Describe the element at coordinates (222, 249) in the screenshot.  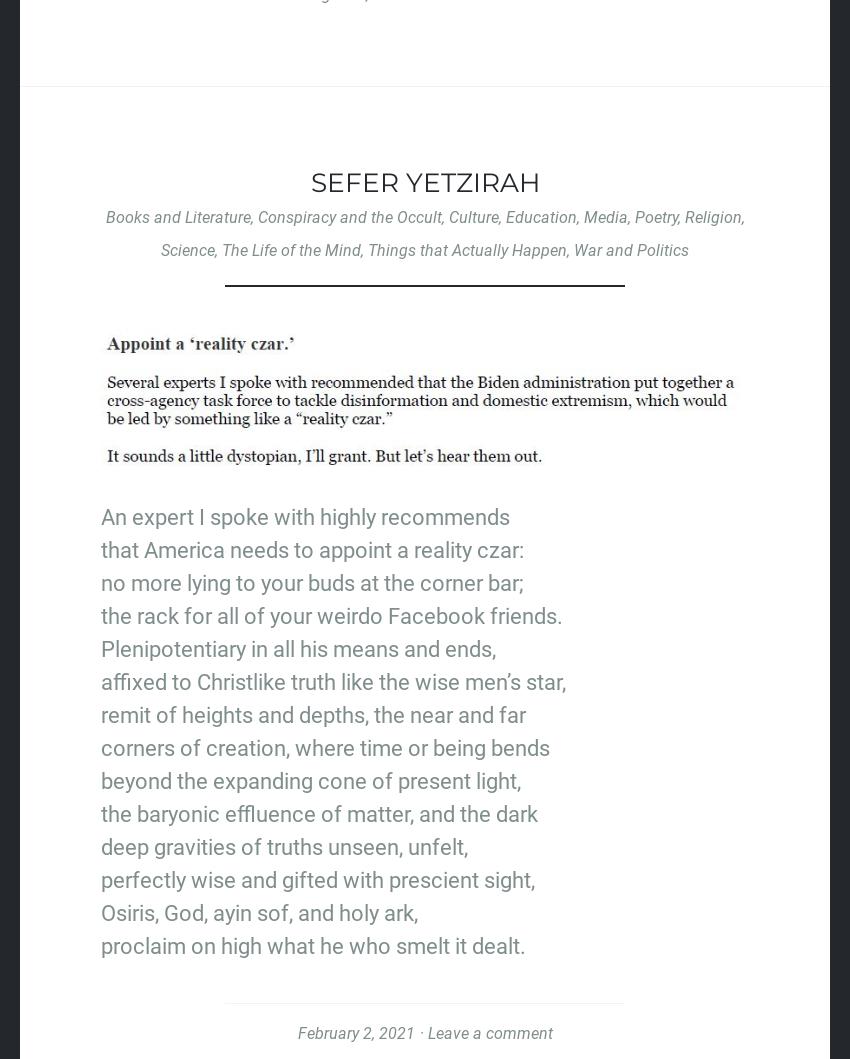
I see `'The Life of the Mind'` at that location.